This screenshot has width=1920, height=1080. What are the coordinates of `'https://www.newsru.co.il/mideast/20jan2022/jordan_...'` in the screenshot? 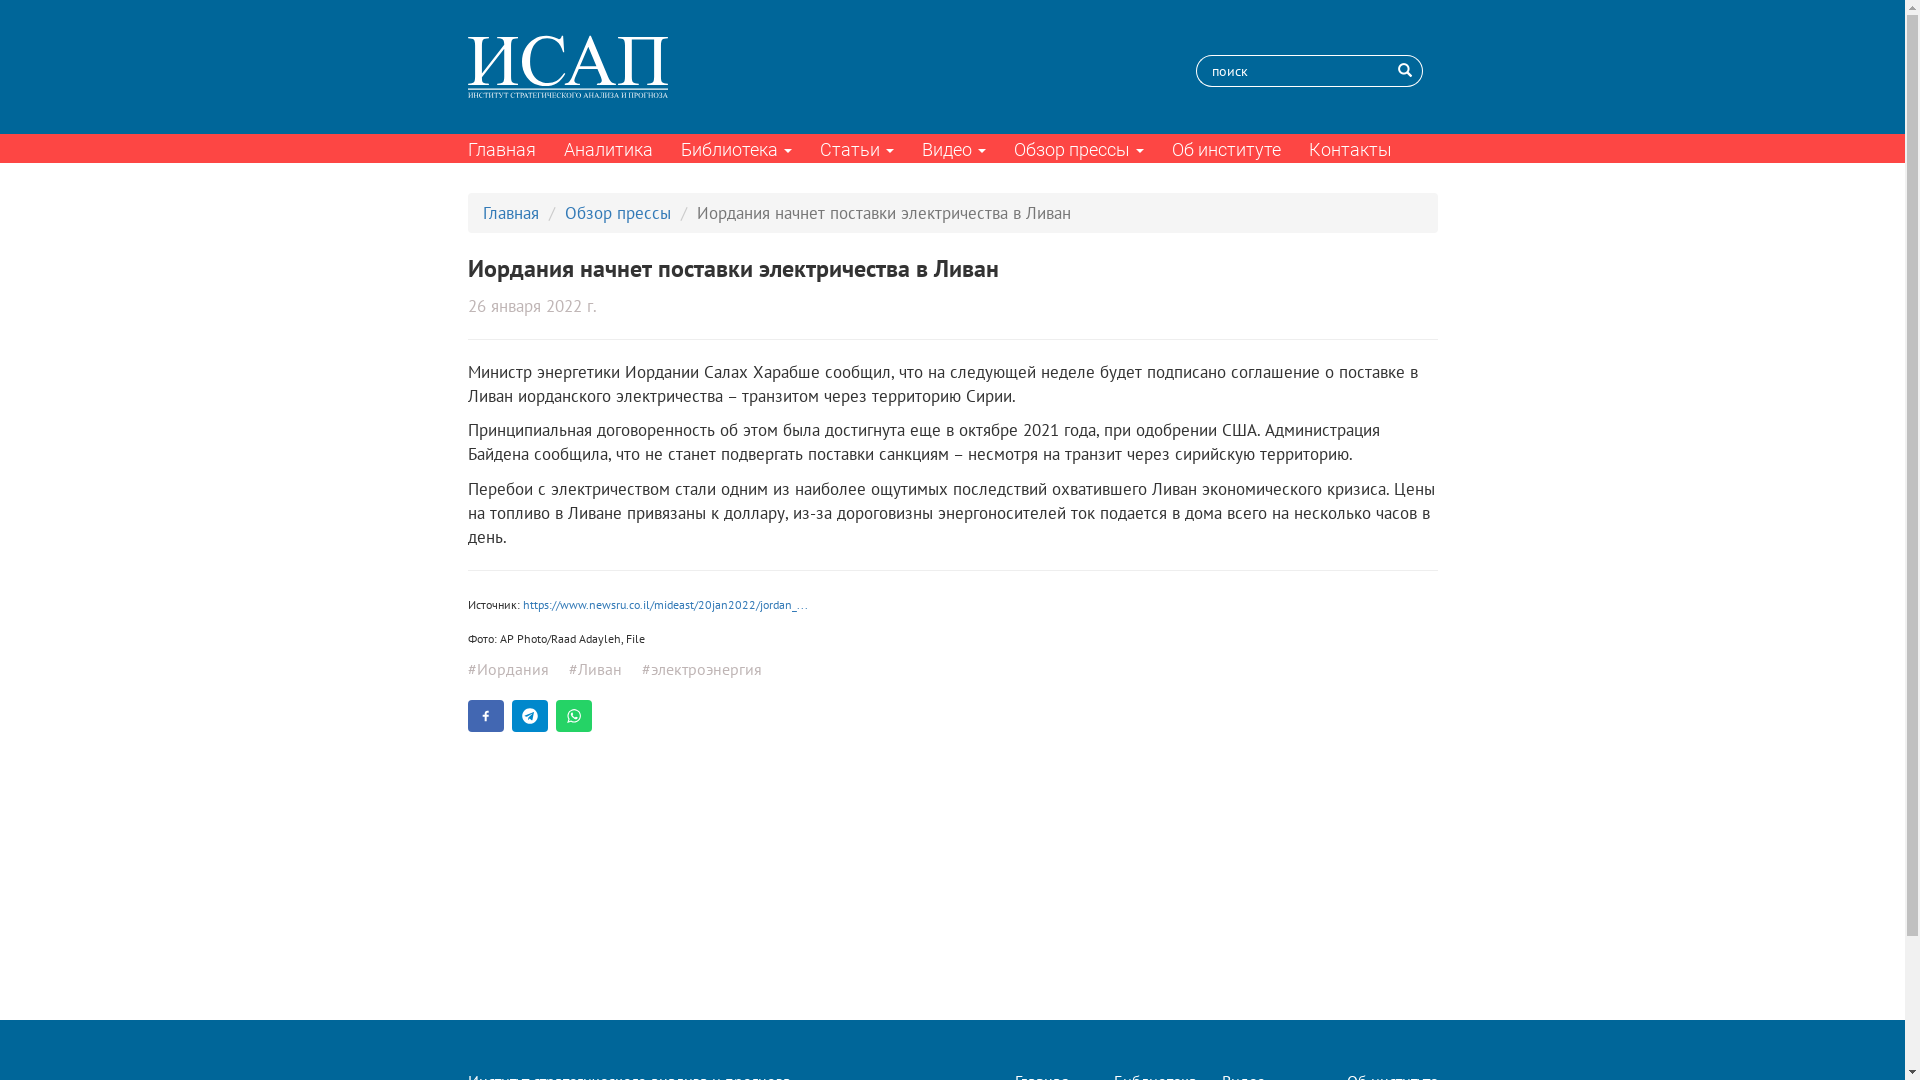 It's located at (664, 603).